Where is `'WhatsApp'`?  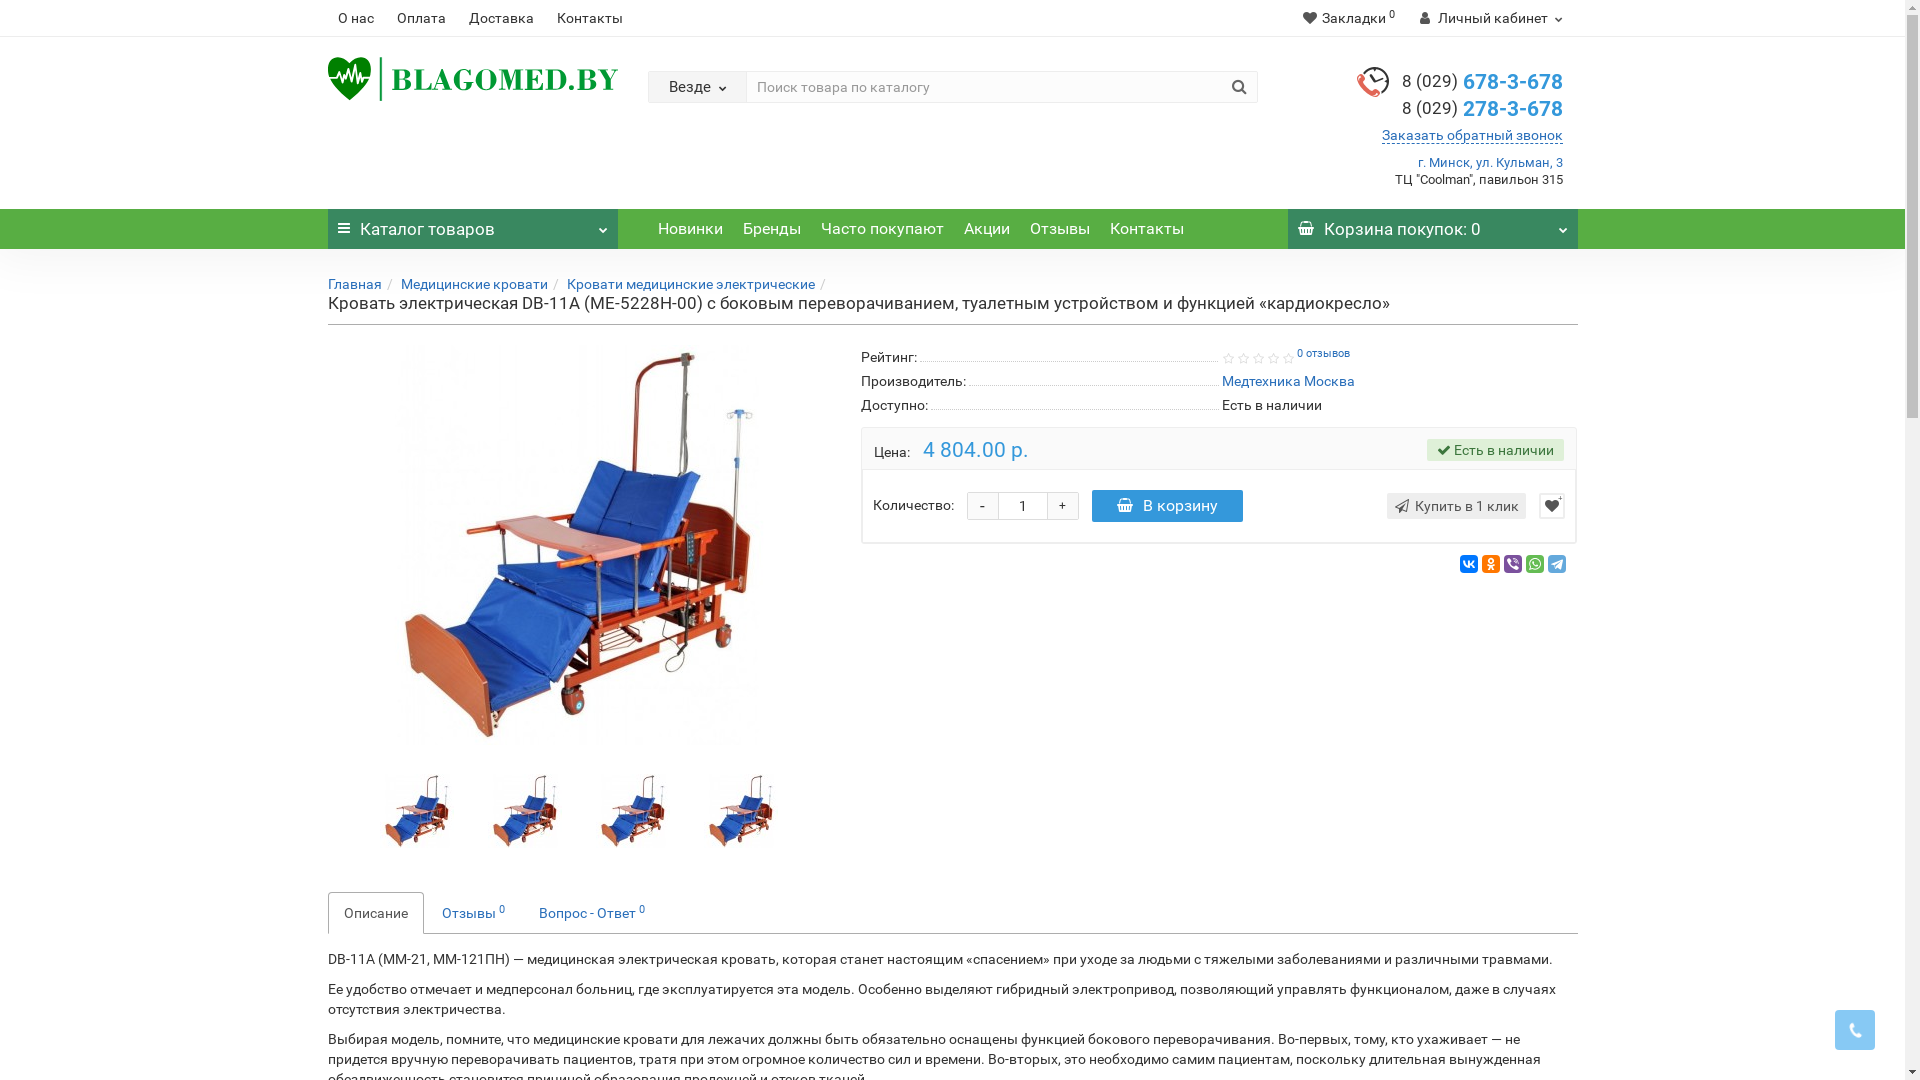
'WhatsApp' is located at coordinates (1534, 563).